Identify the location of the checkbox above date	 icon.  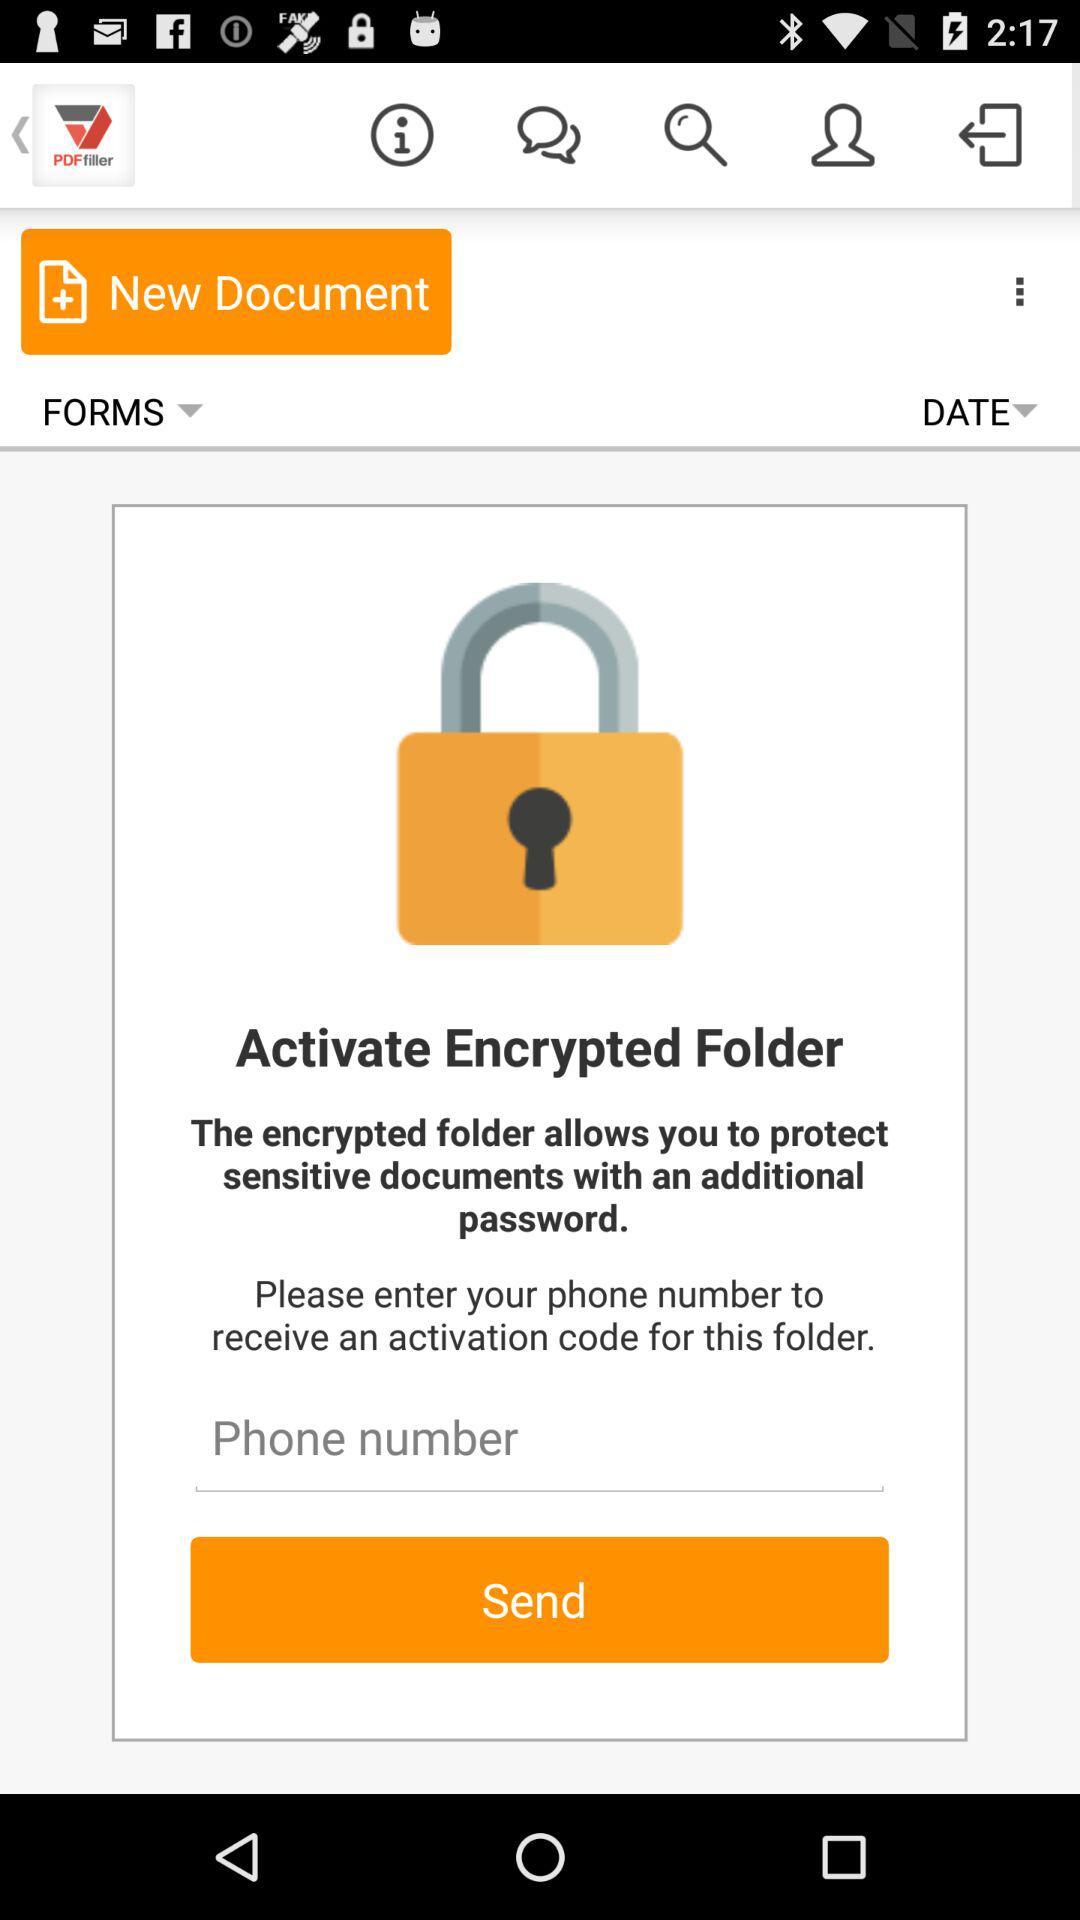
(843, 133).